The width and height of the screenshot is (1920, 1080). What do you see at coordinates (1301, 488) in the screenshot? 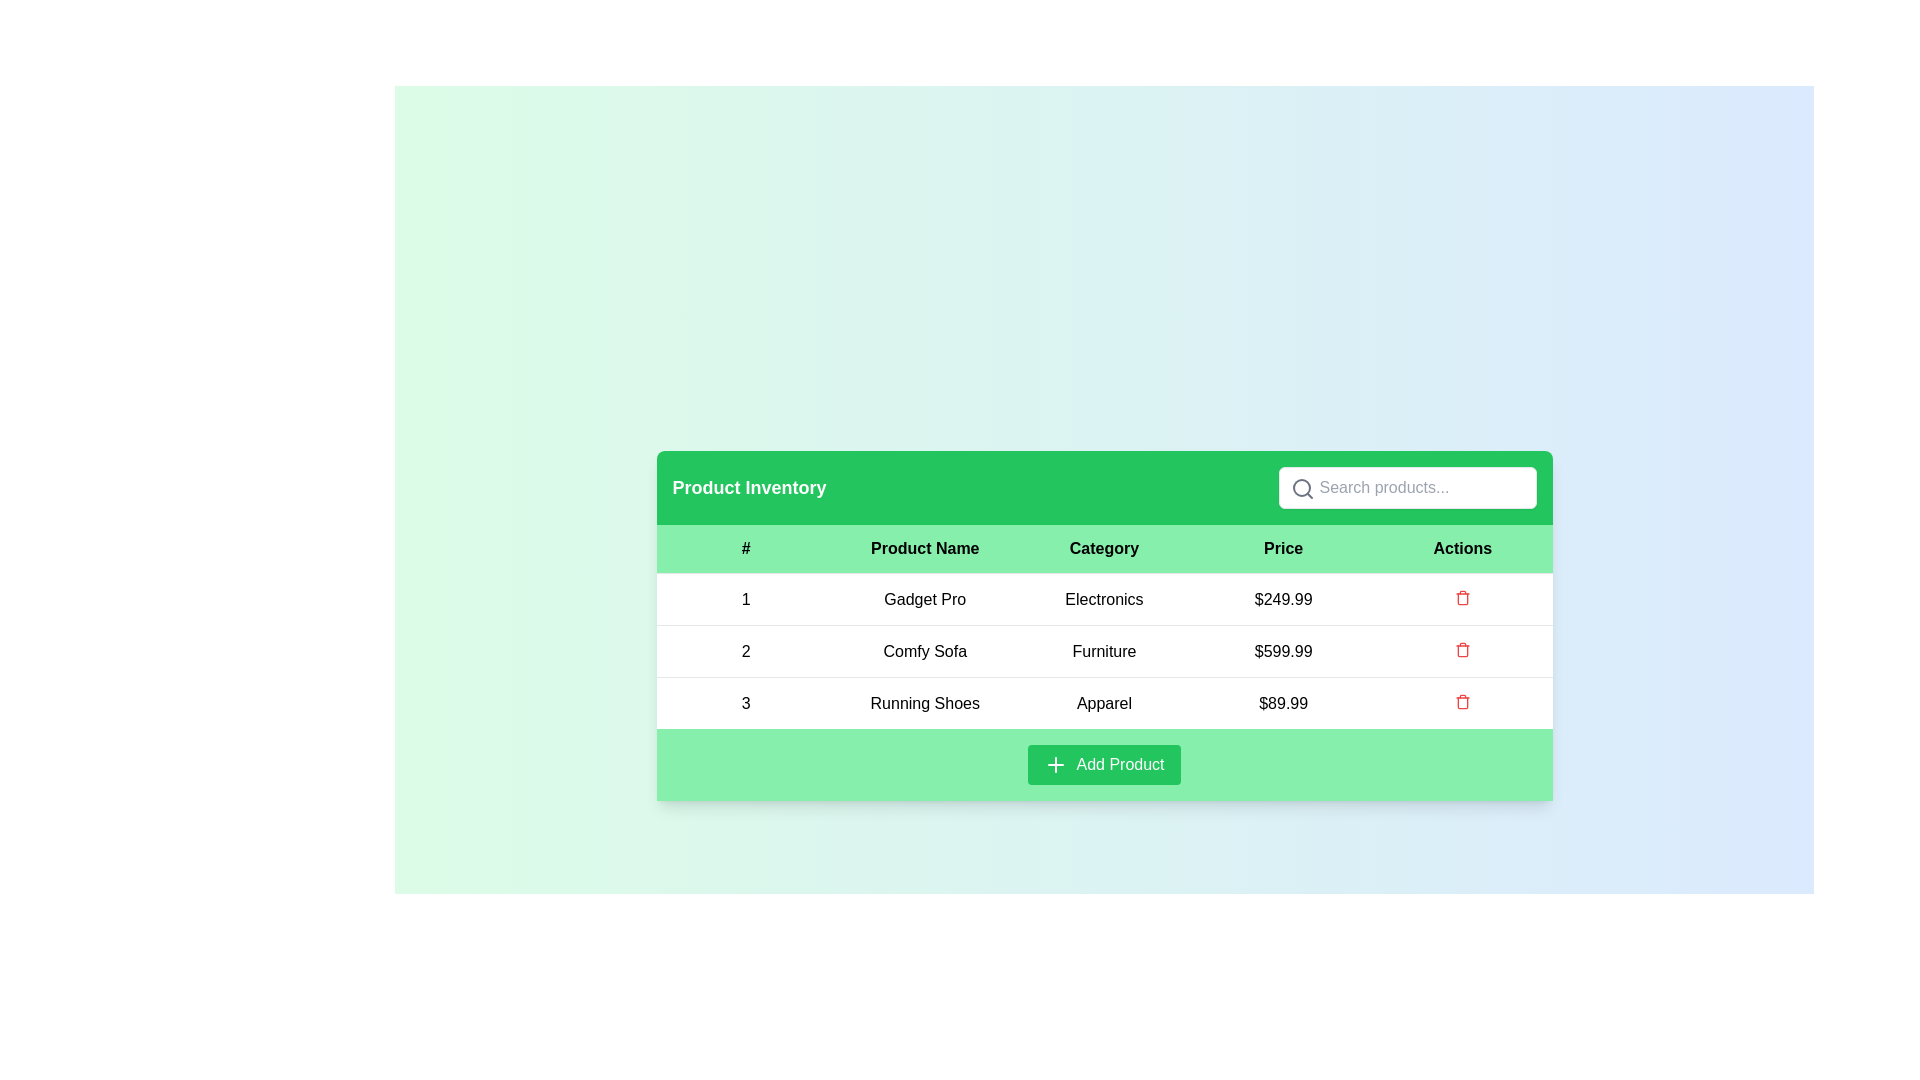
I see `the graphical circle within the SVG representation, which is centered in the magnifying glass icon located in the top-right corner of the green header bar` at bounding box center [1301, 488].